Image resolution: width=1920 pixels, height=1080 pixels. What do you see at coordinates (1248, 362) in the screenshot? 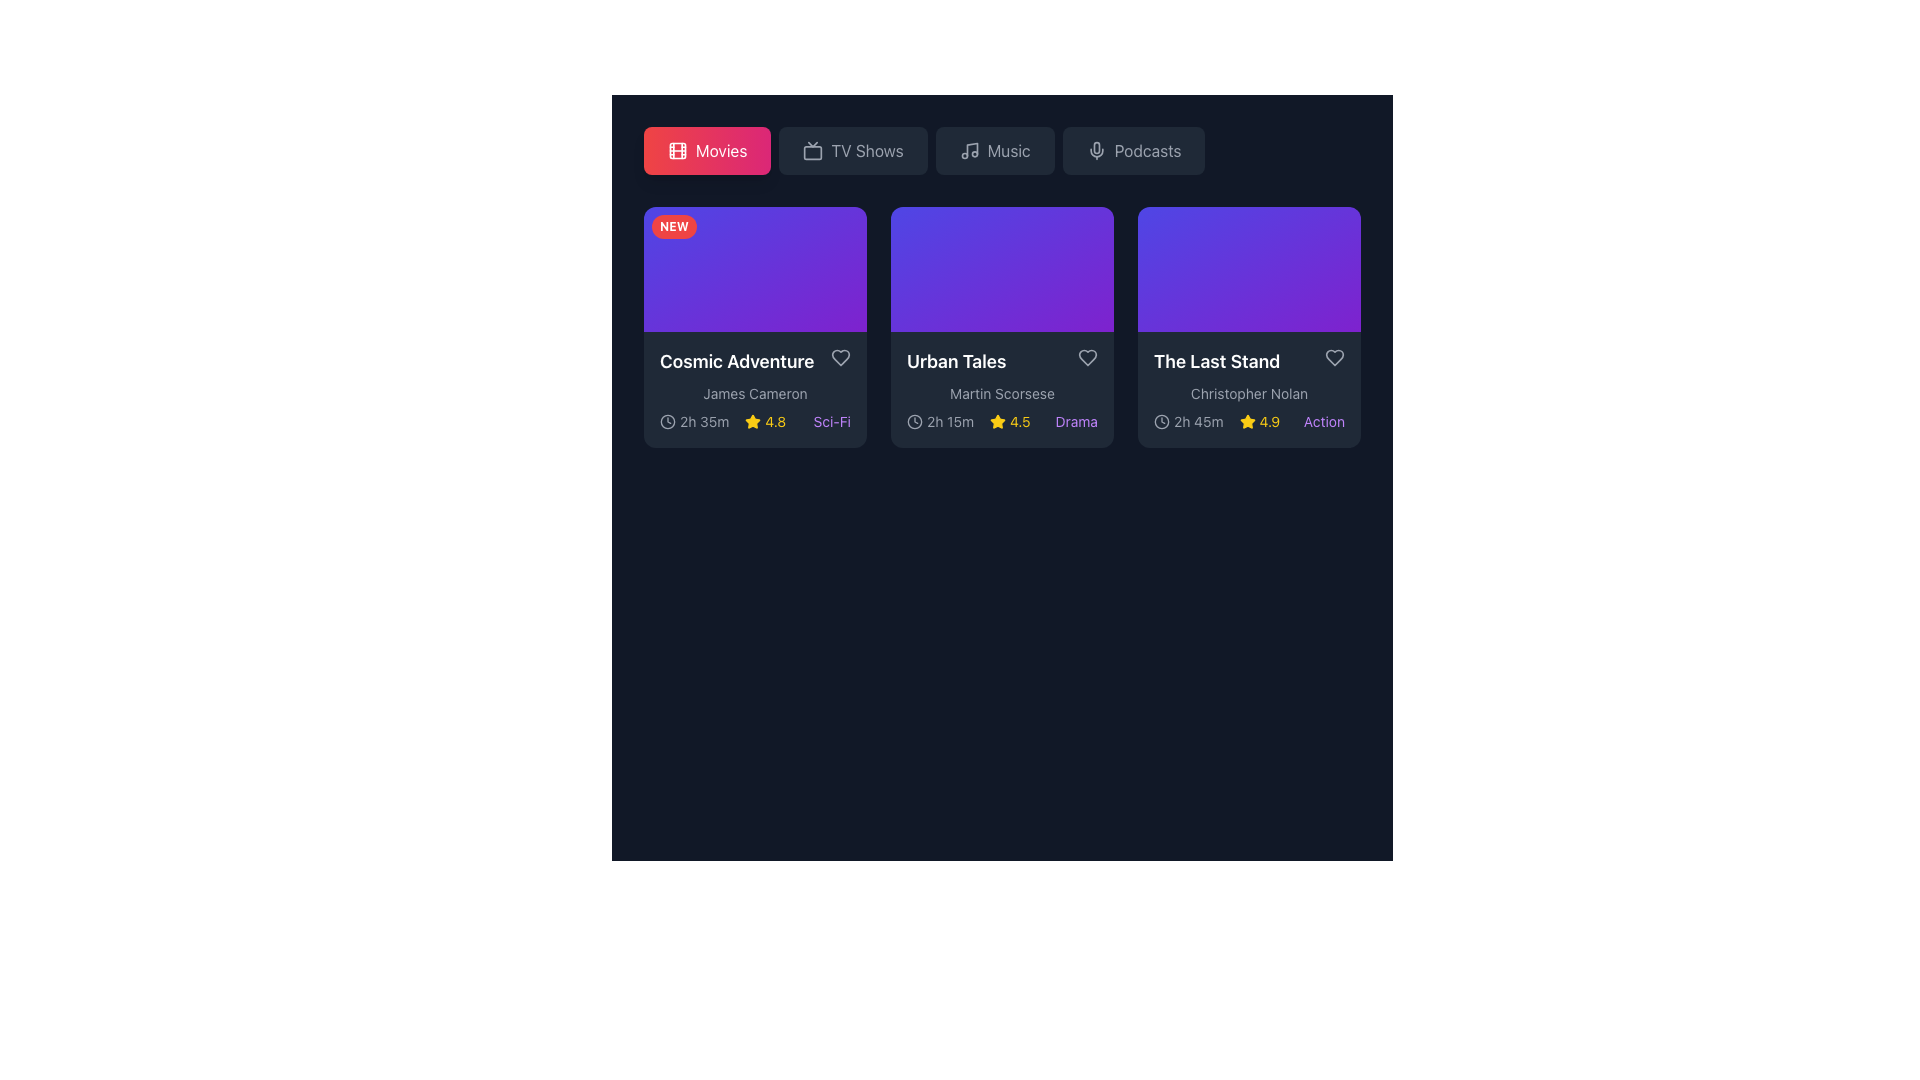
I see `text header labeled 'The Last Stand', which is the first line entry of the third movie card in the horizontally oriented list under the 'Movies' tab` at bounding box center [1248, 362].